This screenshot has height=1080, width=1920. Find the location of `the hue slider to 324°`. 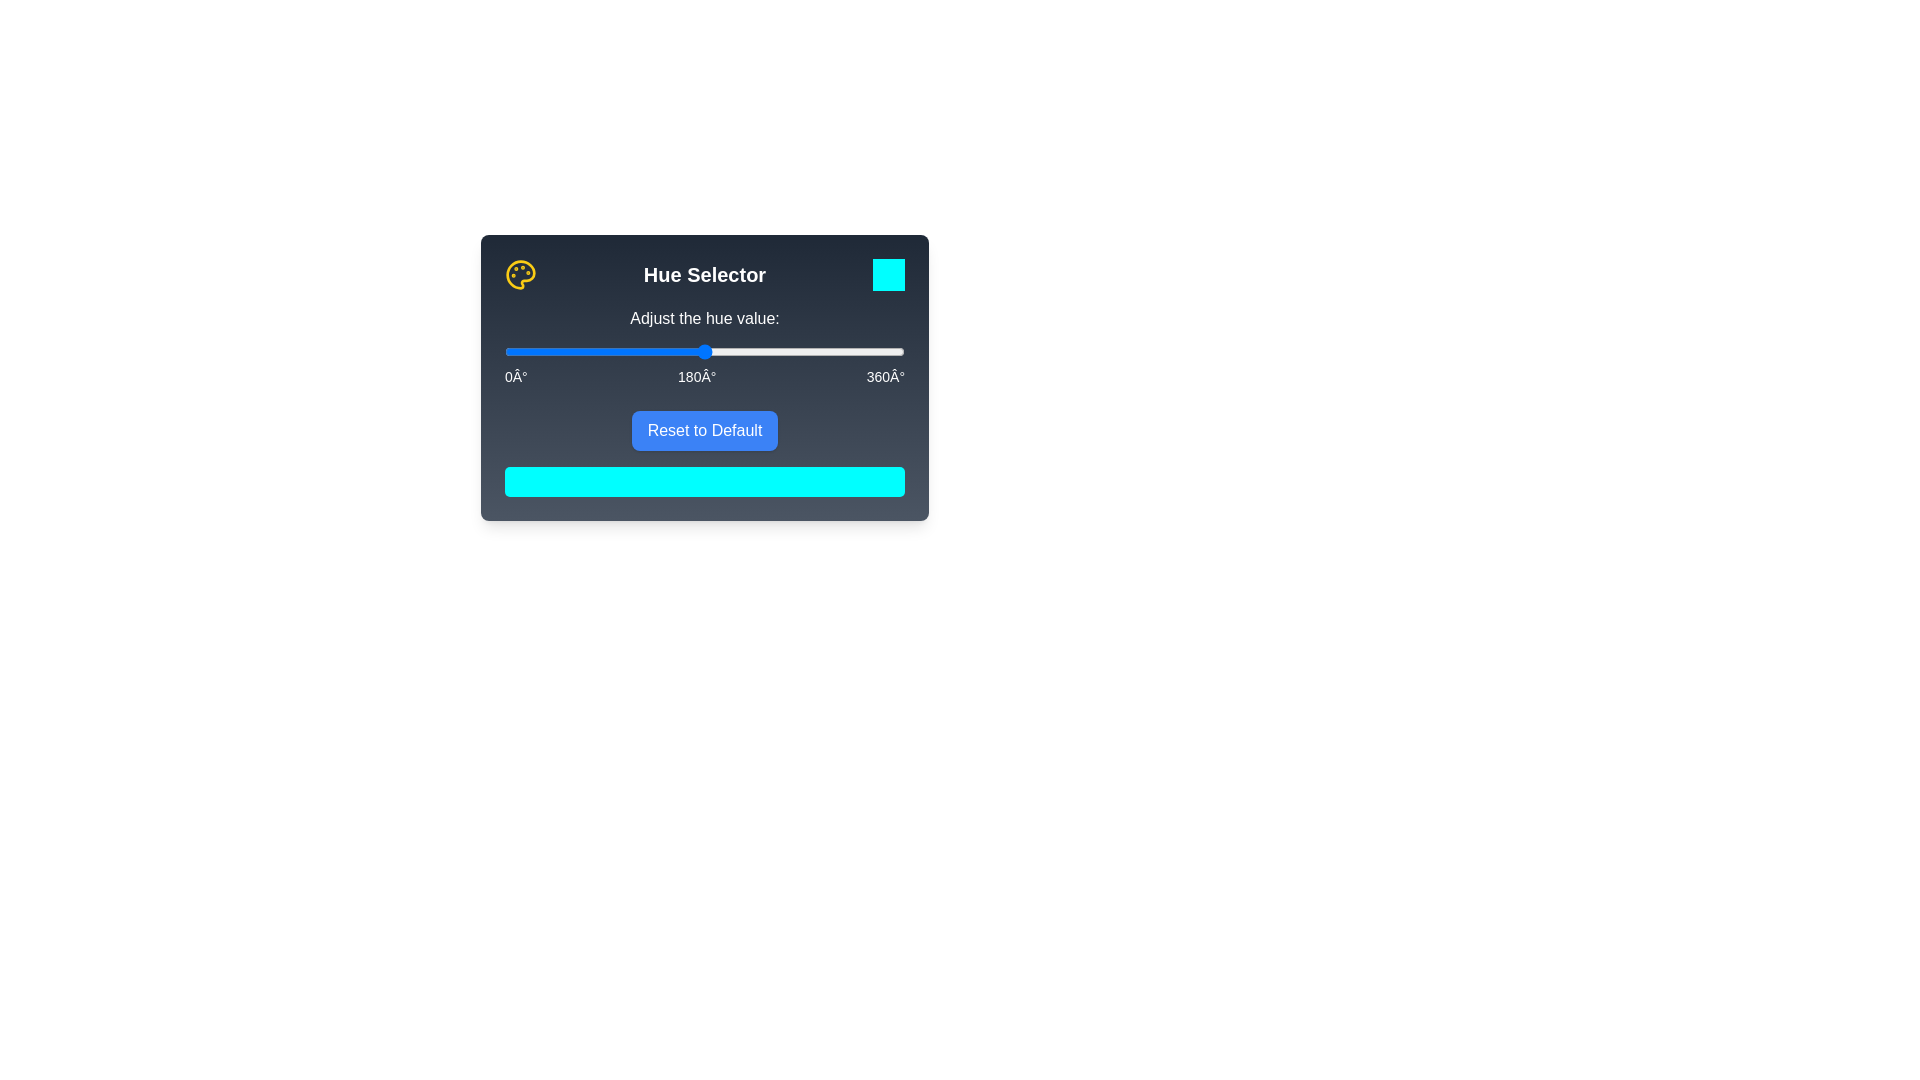

the hue slider to 324° is located at coordinates (864, 350).